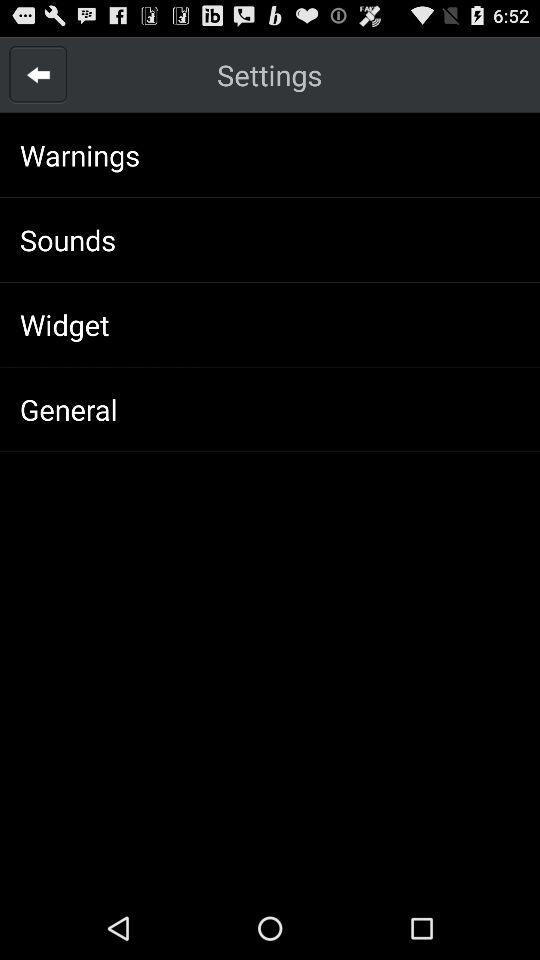 The image size is (540, 960). Describe the element at coordinates (67, 408) in the screenshot. I see `the general` at that location.